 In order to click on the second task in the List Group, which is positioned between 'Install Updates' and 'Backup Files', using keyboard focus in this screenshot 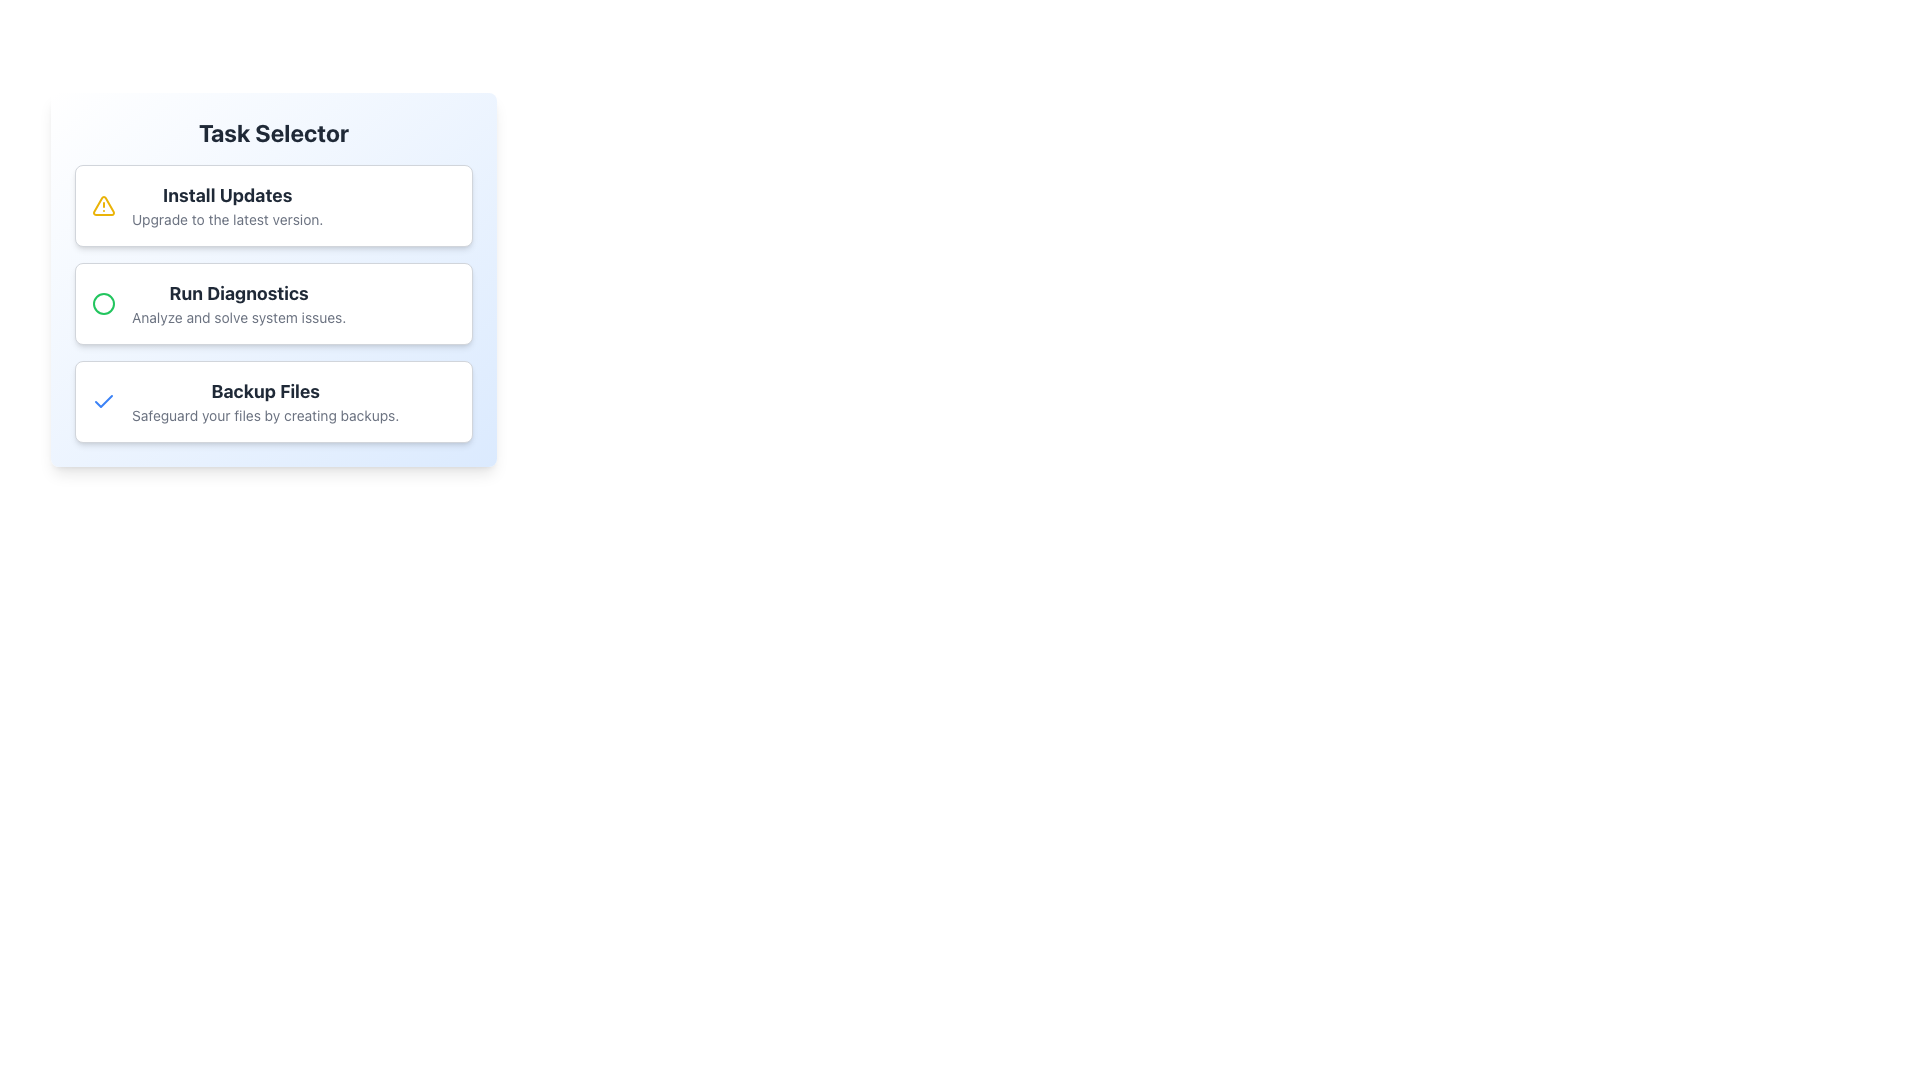, I will do `click(272, 304)`.